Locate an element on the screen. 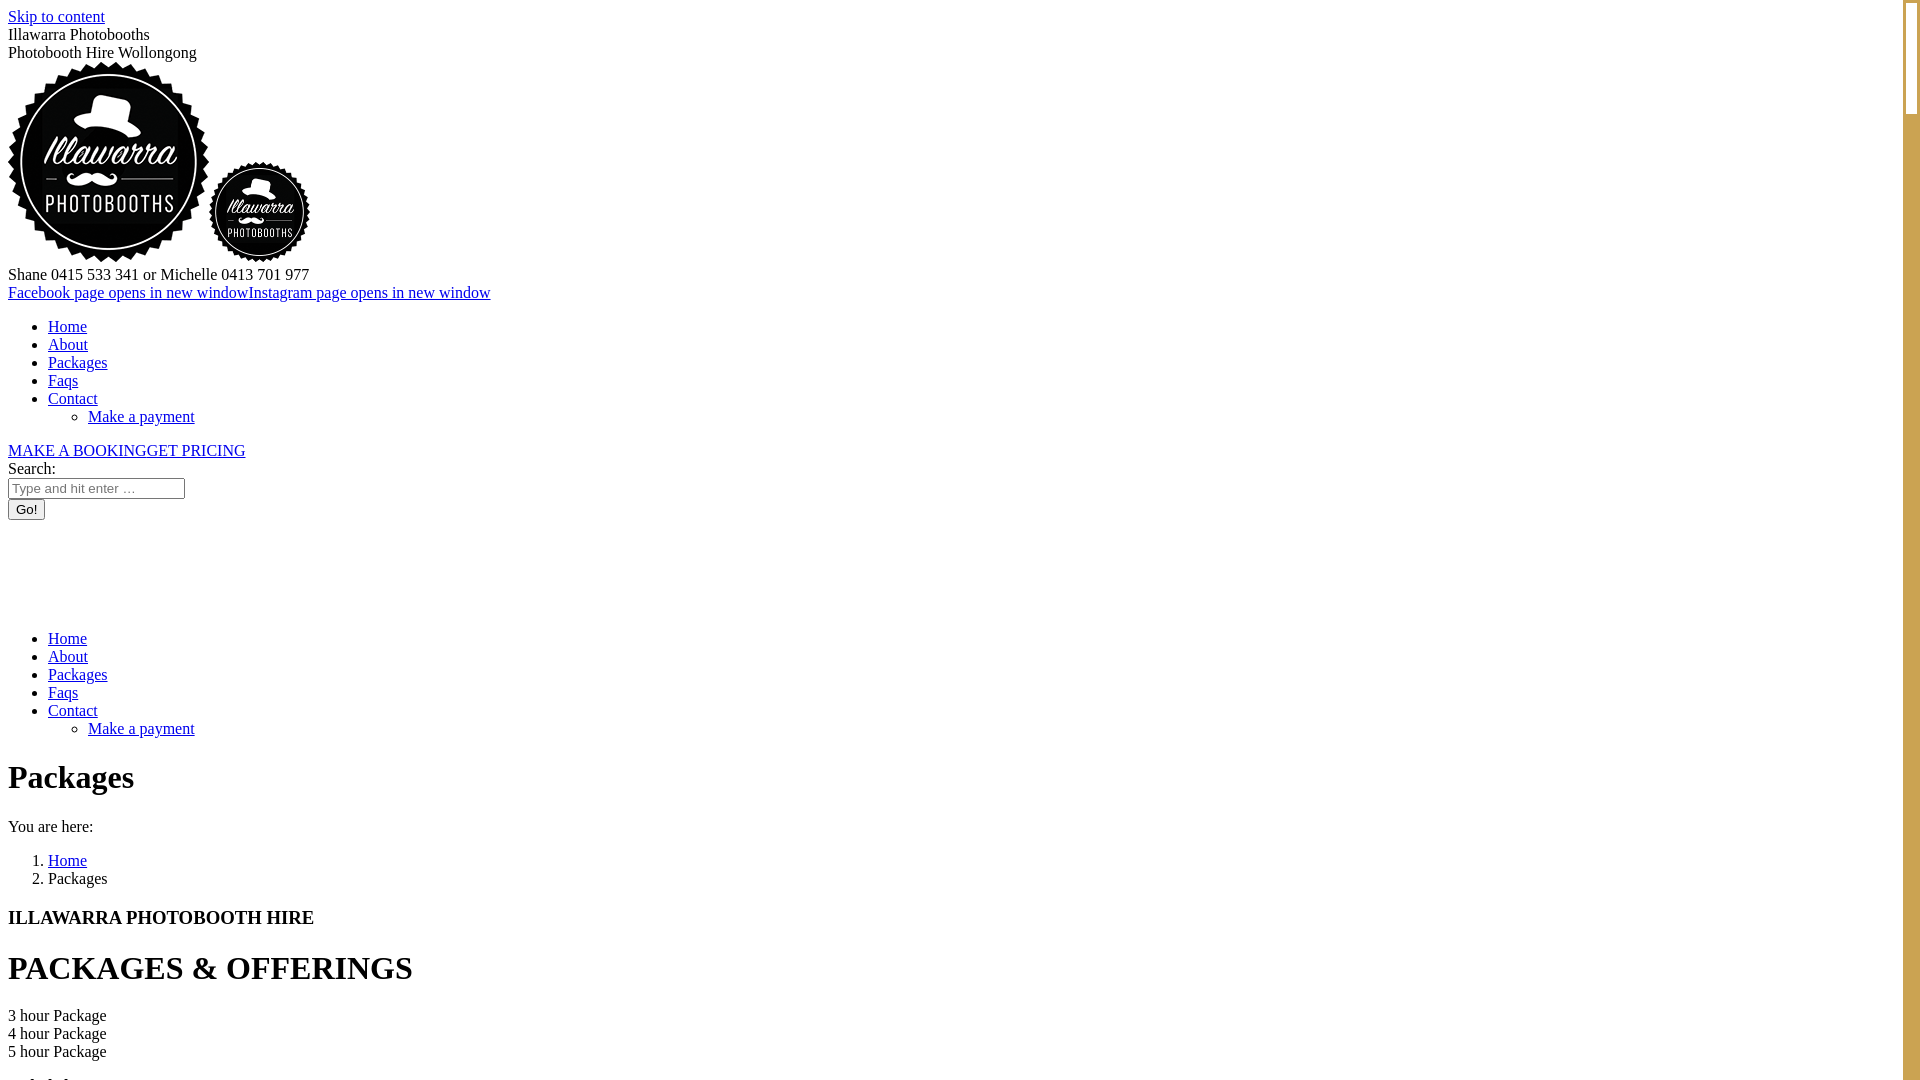  'Skip to content' is located at coordinates (56, 16).